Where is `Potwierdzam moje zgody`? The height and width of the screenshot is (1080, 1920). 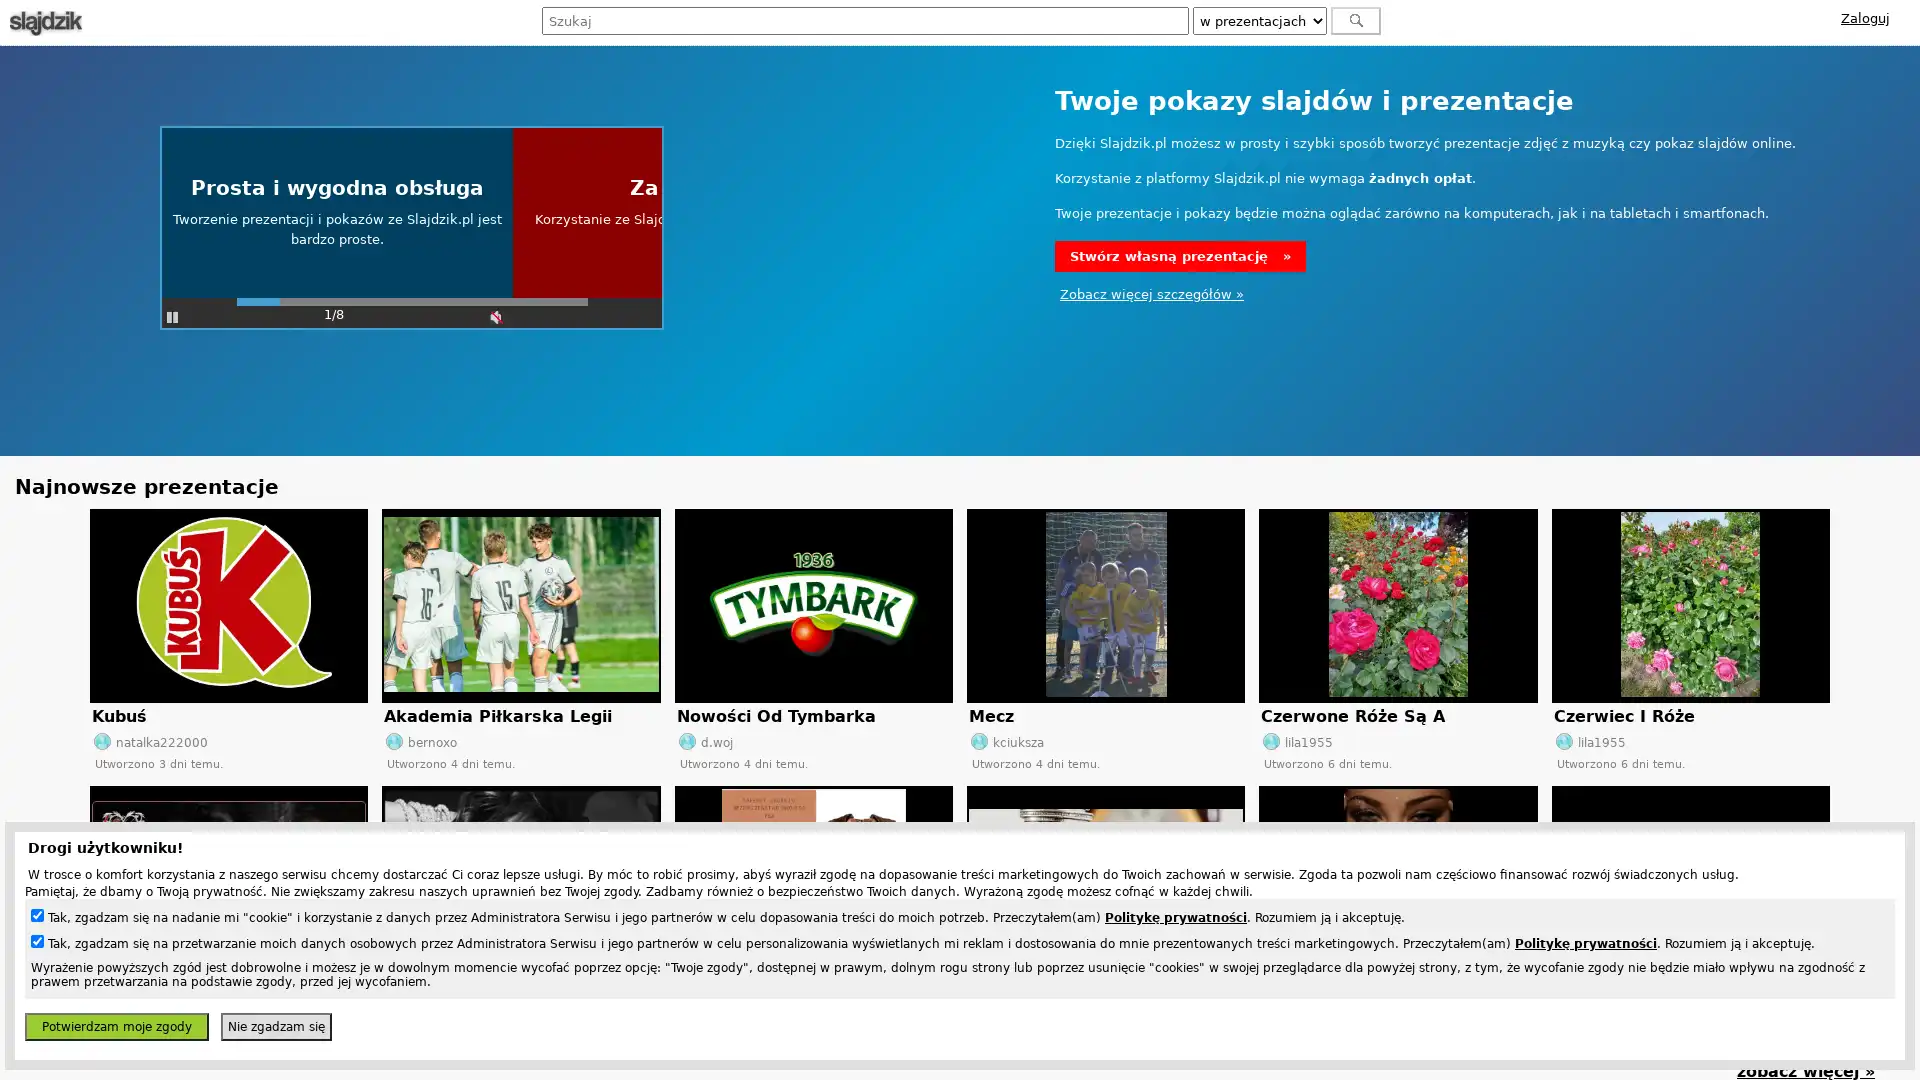 Potwierdzam moje zgody is located at coordinates (115, 1026).